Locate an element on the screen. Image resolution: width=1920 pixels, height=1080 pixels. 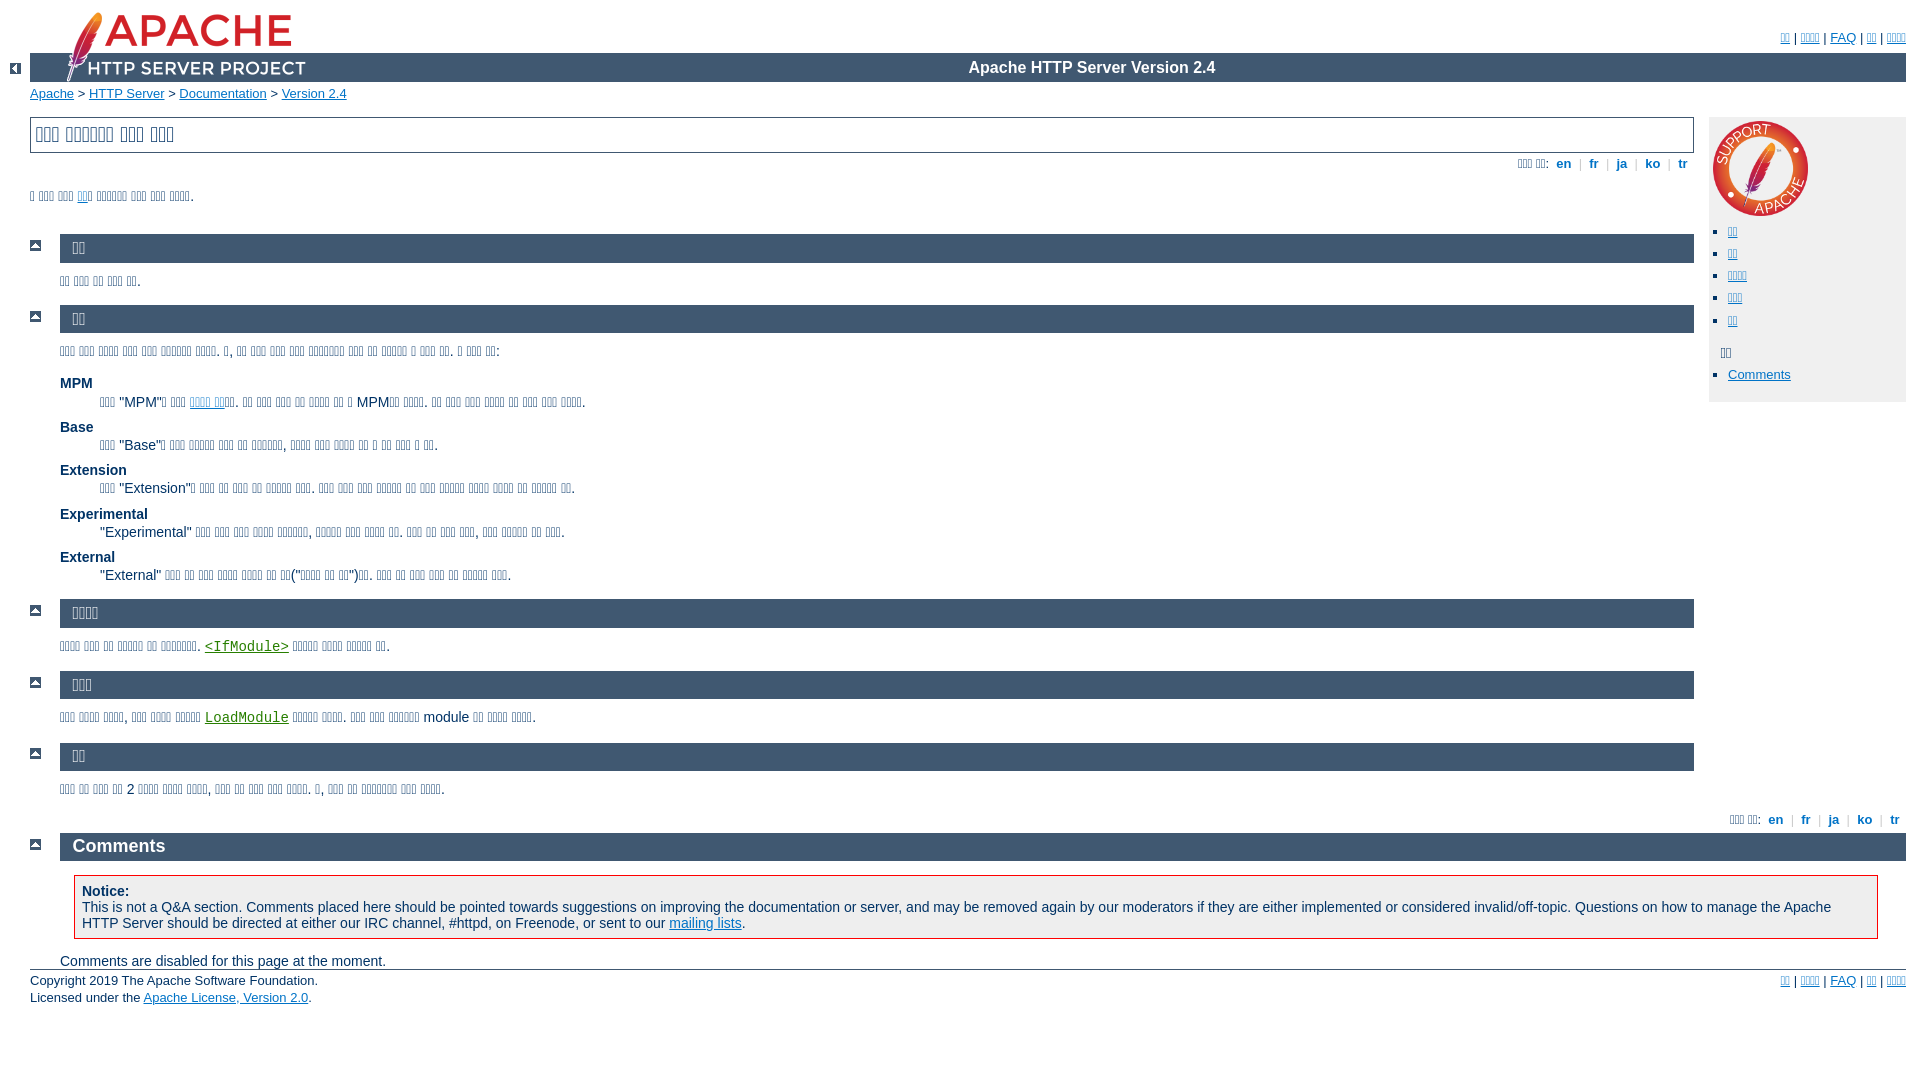
'Documentation' is located at coordinates (222, 93).